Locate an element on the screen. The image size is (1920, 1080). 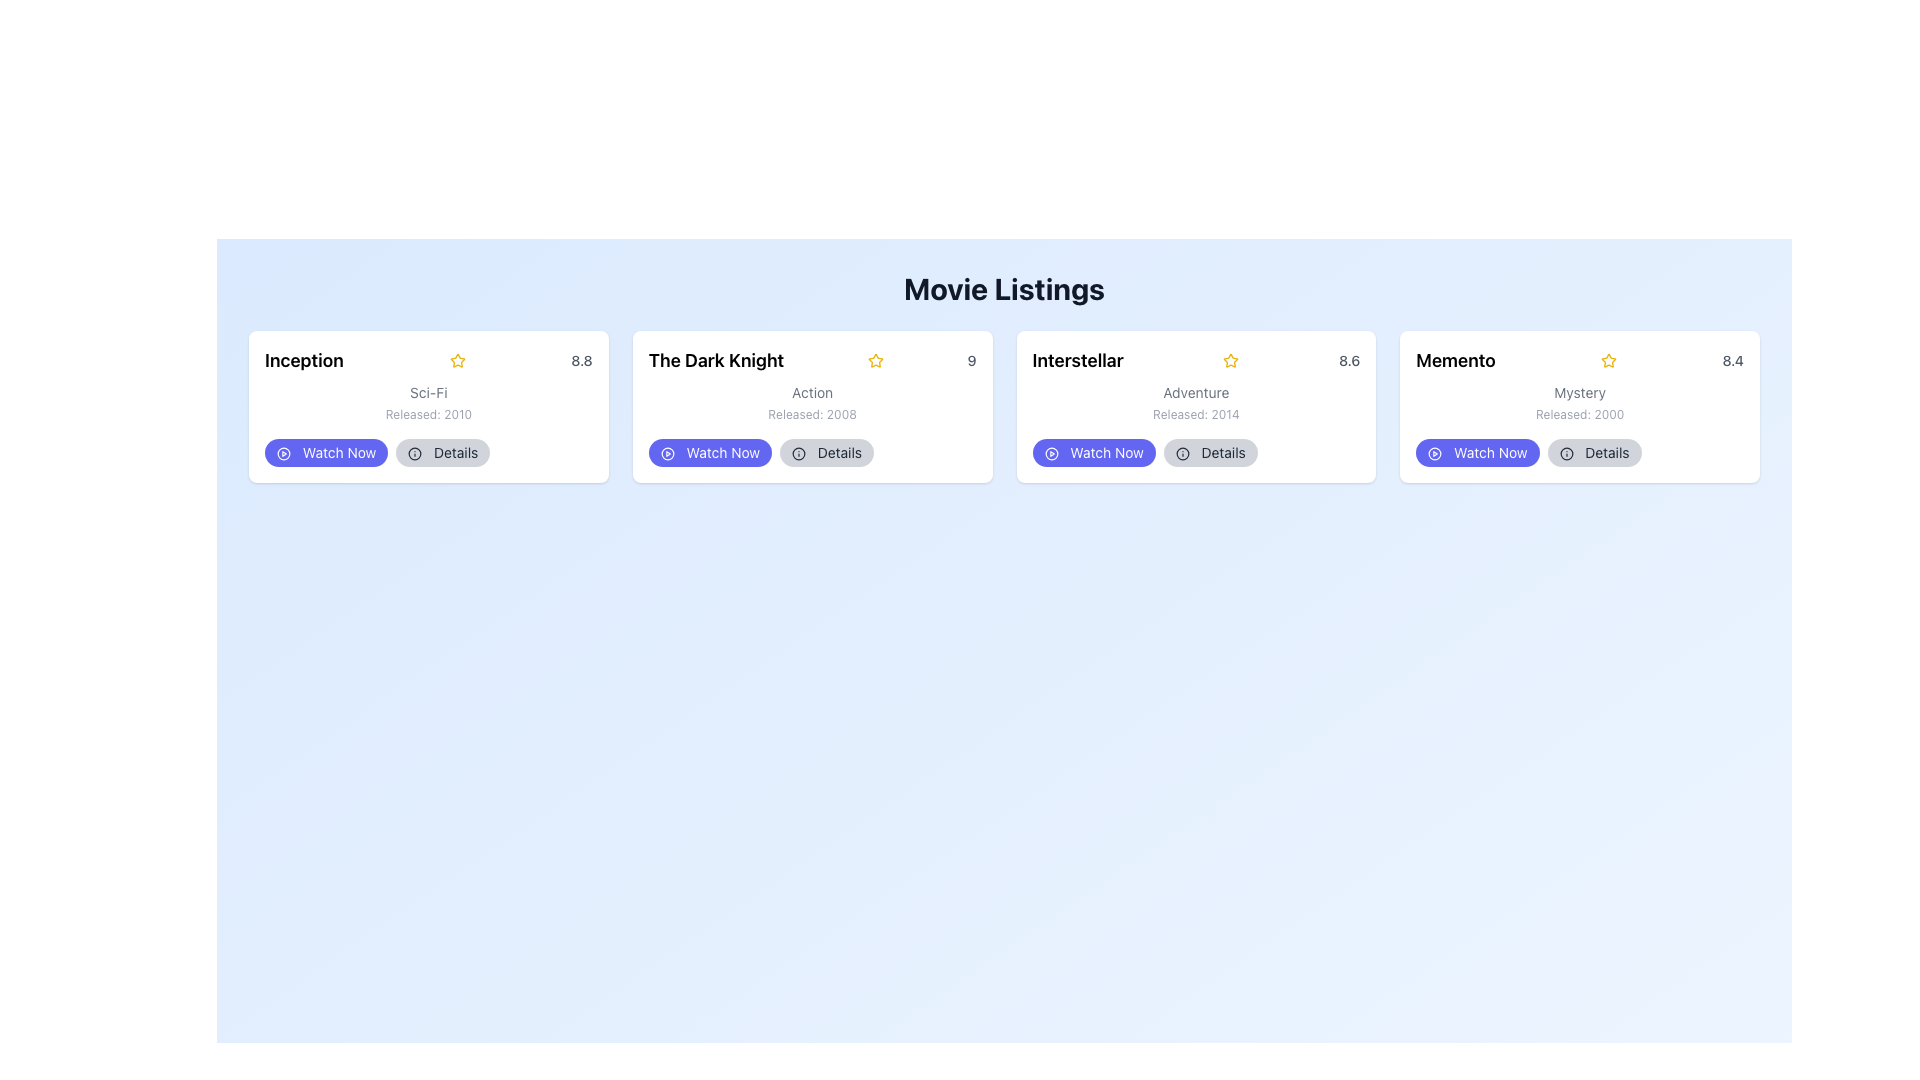
the visual indicator icon within the 'Watch Now' button for the movie 'Interstellar', which is styled with a purple background and white text is located at coordinates (1050, 454).